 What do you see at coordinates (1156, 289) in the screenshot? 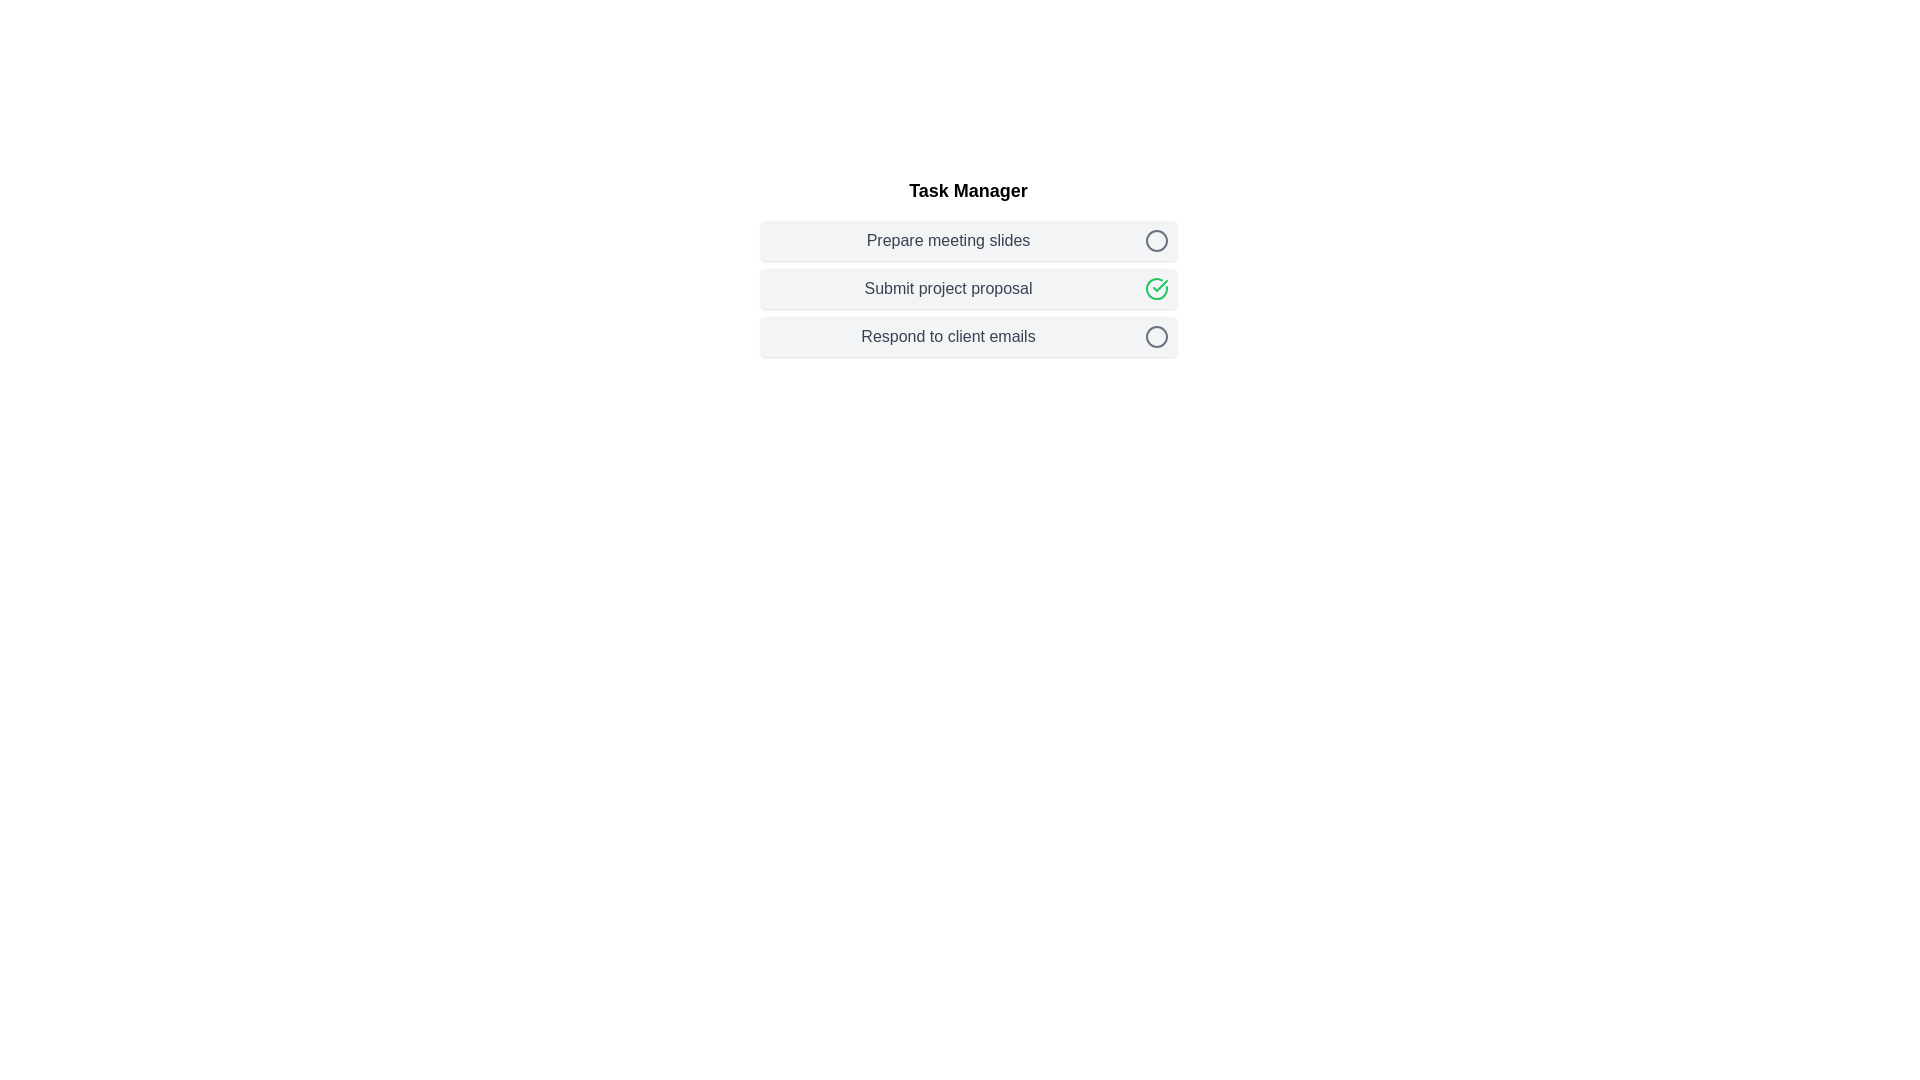
I see `the completion icon located to the right of the text 'Submit project proposal' in the second row of a three-row list` at bounding box center [1156, 289].